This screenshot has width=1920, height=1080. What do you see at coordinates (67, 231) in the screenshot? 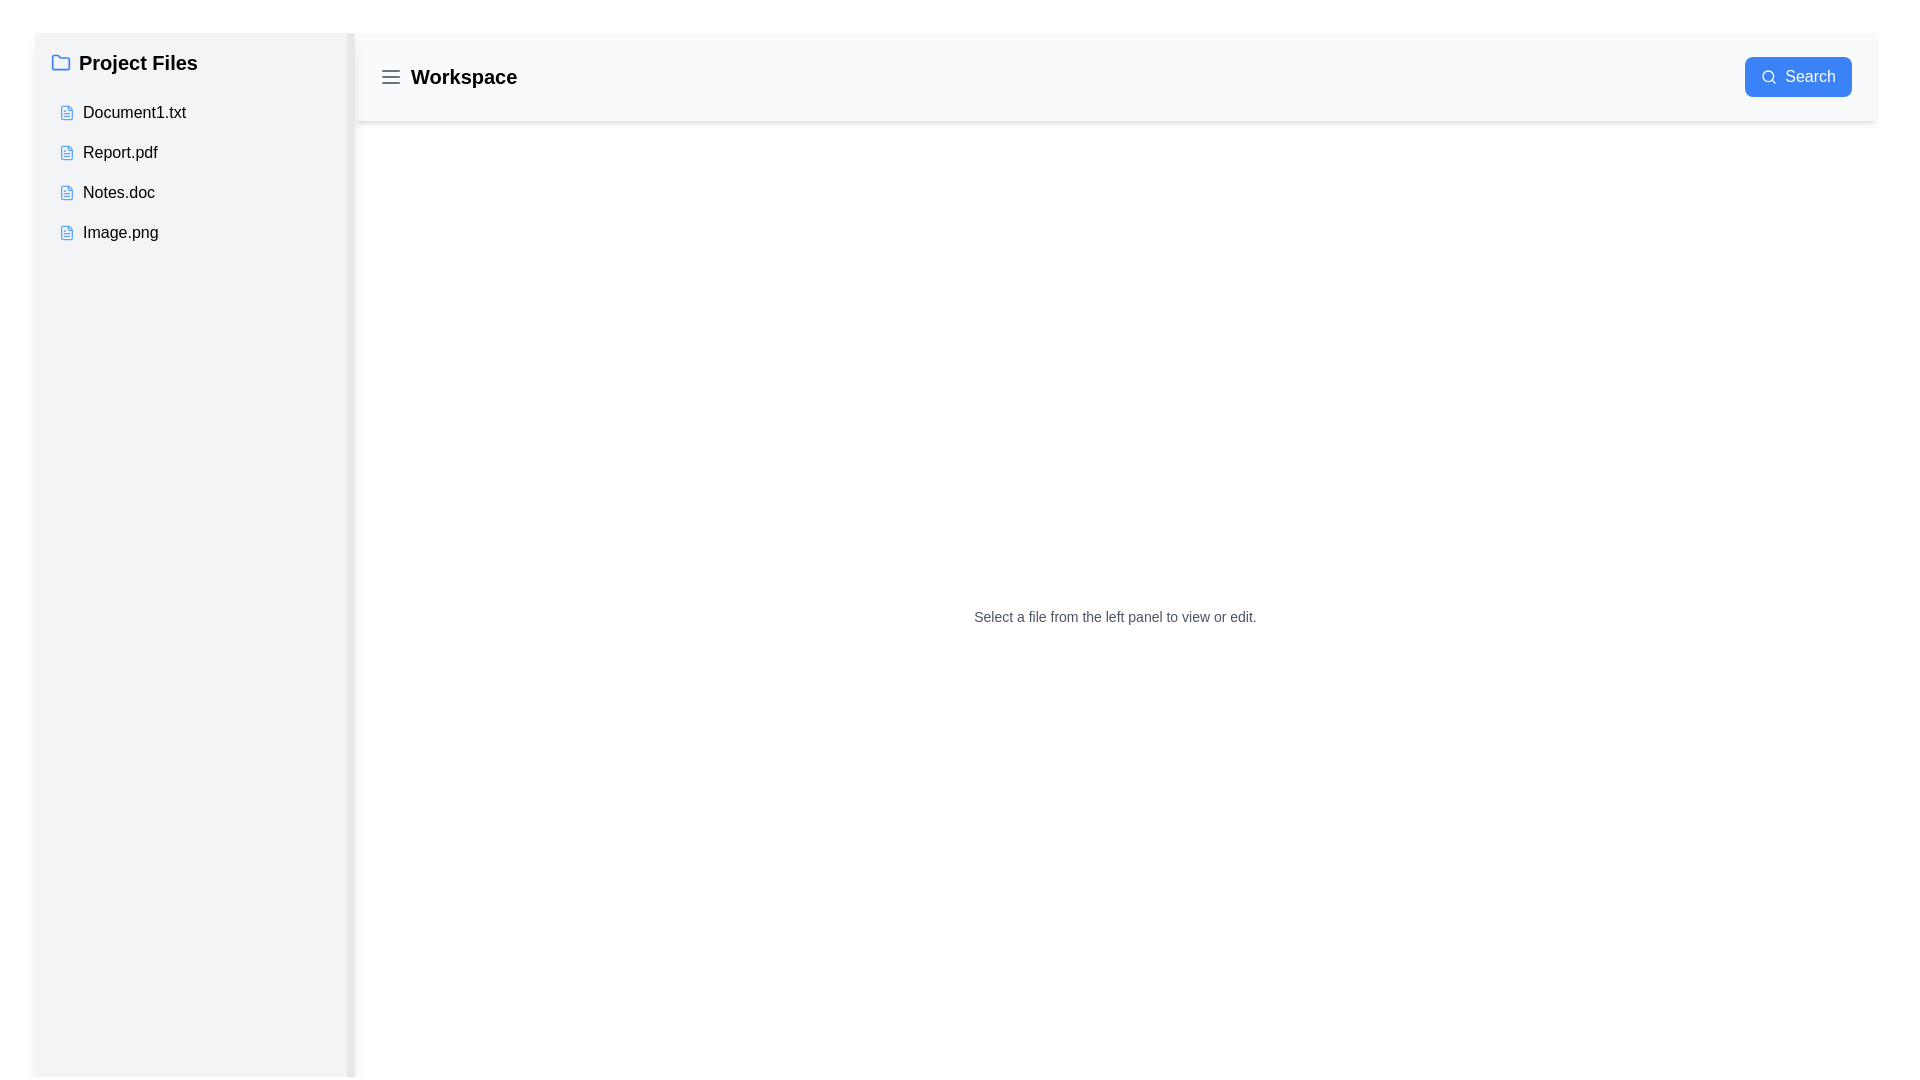
I see `the blue tinted document icon representing the file 'Image.png'` at bounding box center [67, 231].